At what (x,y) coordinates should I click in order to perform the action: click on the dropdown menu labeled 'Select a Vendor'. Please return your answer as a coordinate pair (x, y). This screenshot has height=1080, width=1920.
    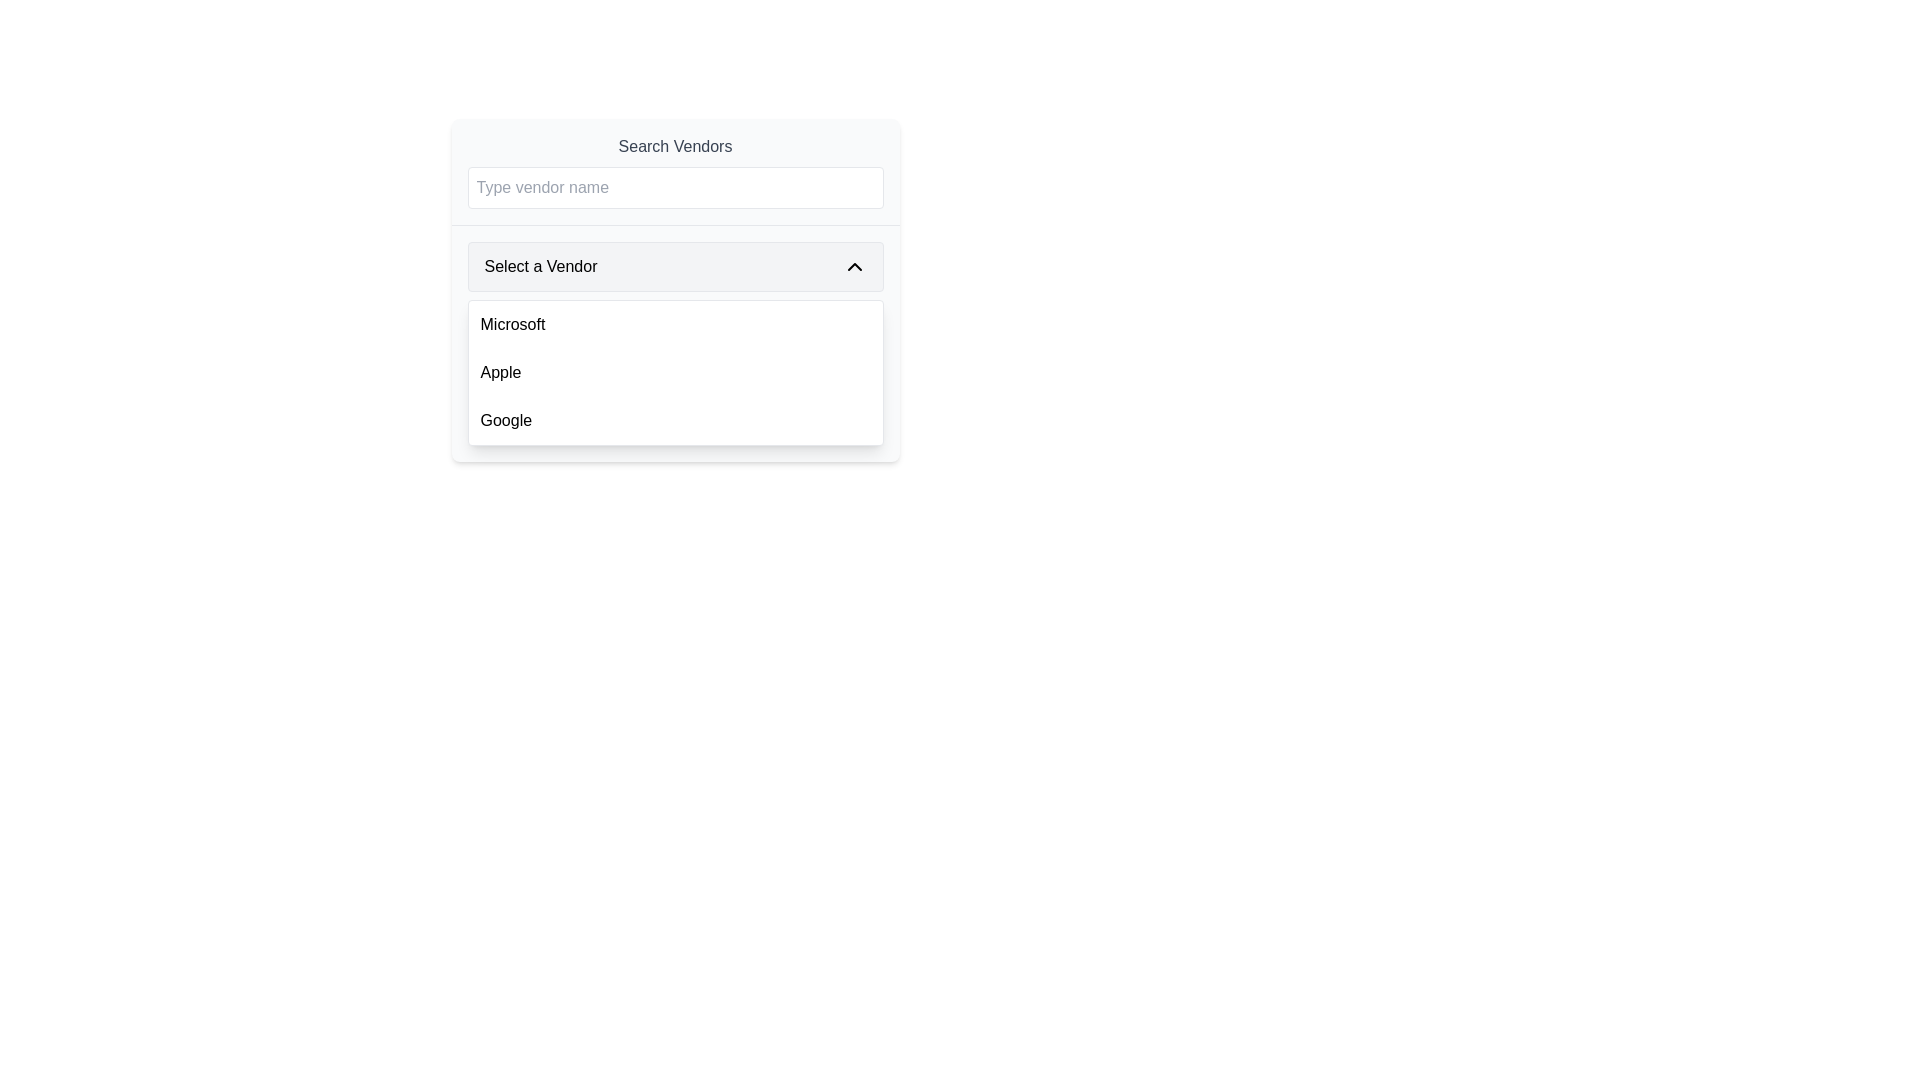
    Looking at the image, I should click on (675, 290).